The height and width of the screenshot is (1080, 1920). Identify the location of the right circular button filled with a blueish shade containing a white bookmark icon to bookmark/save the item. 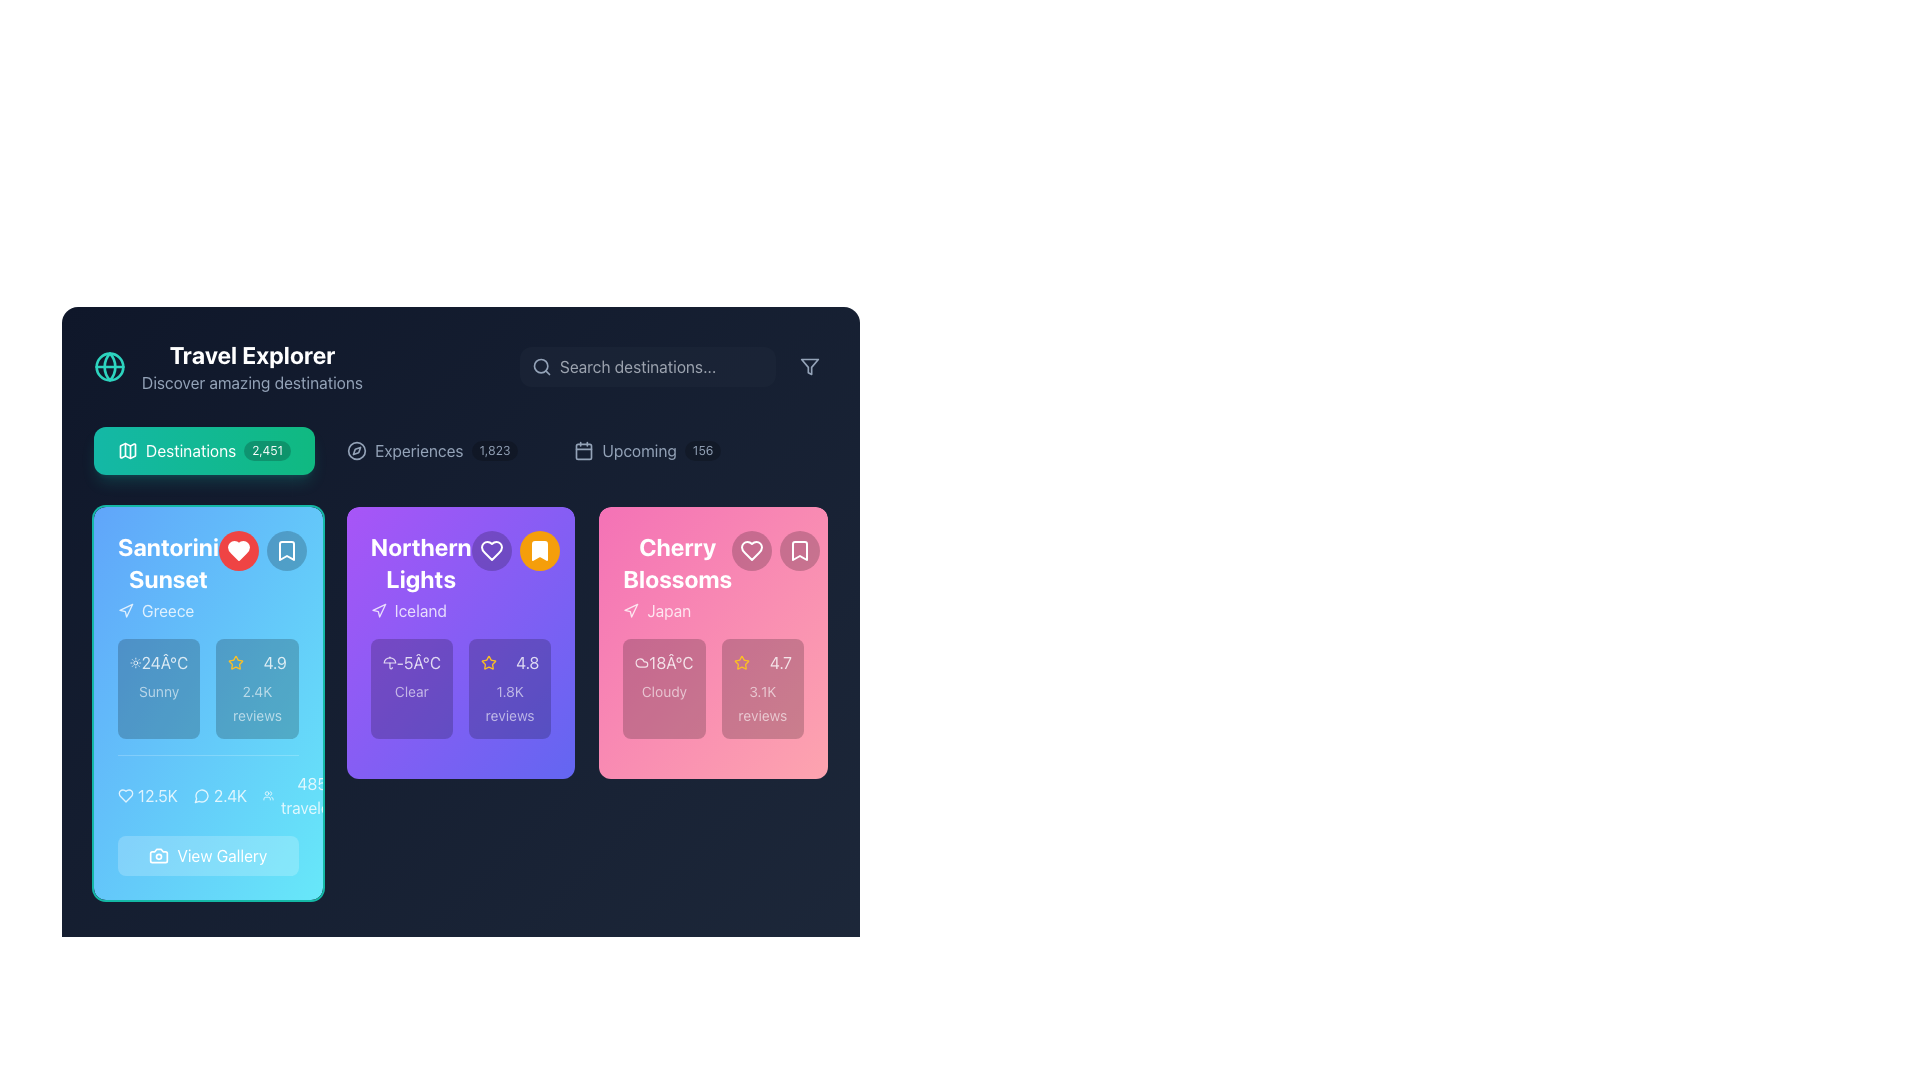
(261, 551).